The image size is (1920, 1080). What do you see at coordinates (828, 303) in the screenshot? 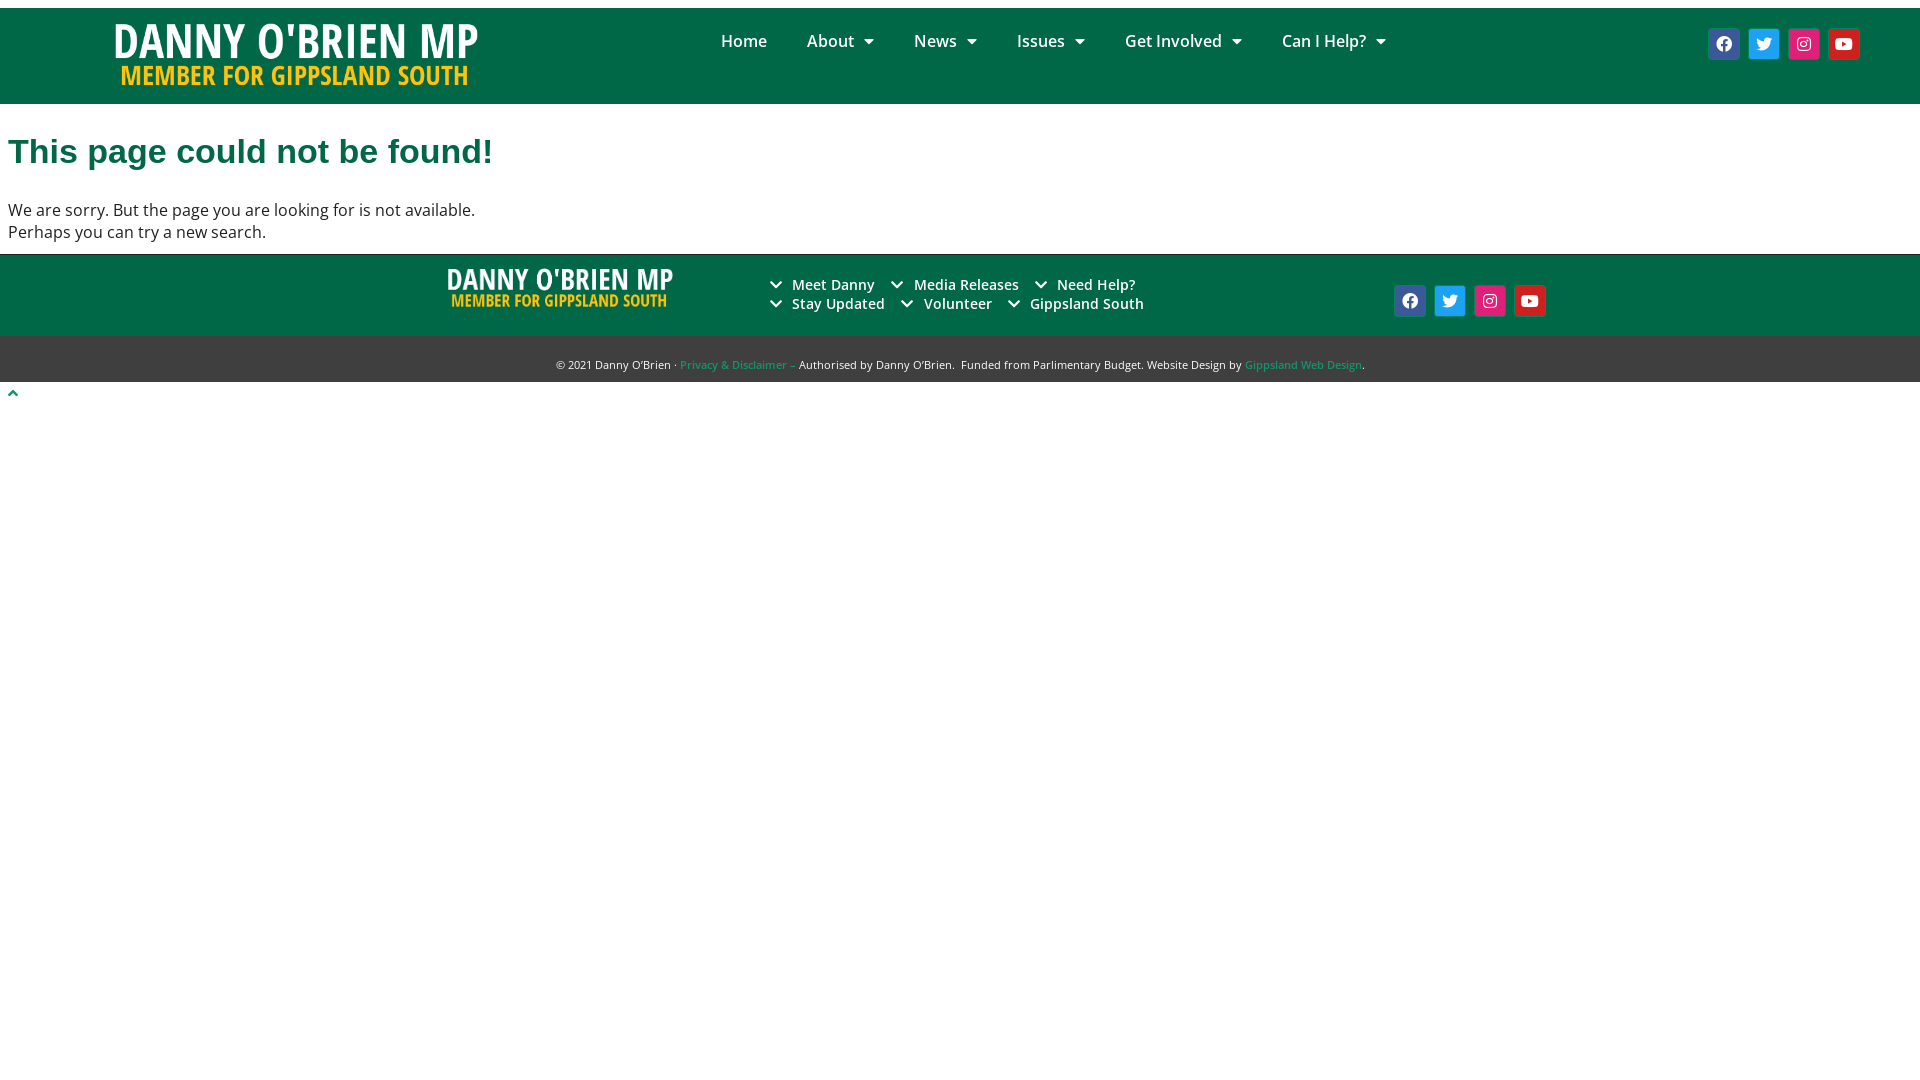
I see `'Stay Updated'` at bounding box center [828, 303].